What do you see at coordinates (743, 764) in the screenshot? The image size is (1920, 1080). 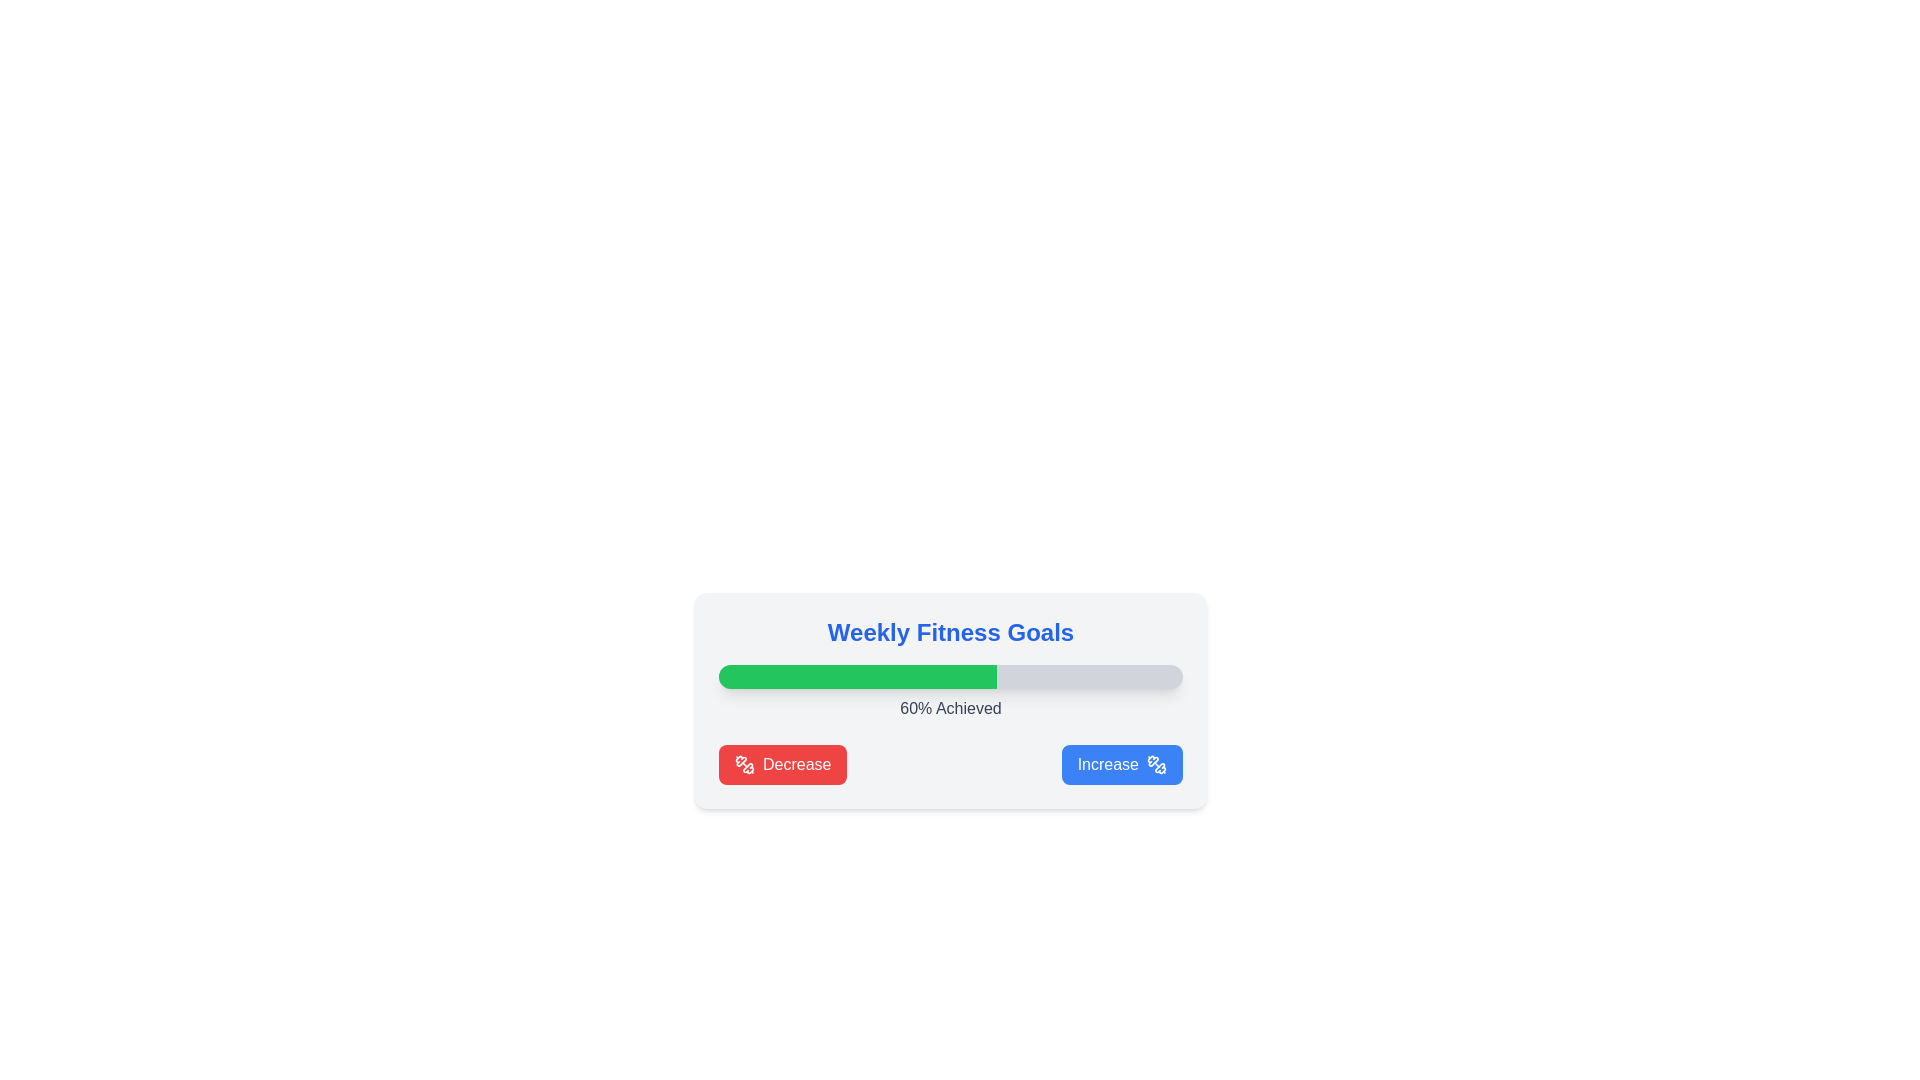 I see `the dumbbell icon which is part of the 'Decrease' button, located on the left side of a pair of buttons at the bottom section of a card-like layout` at bounding box center [743, 764].